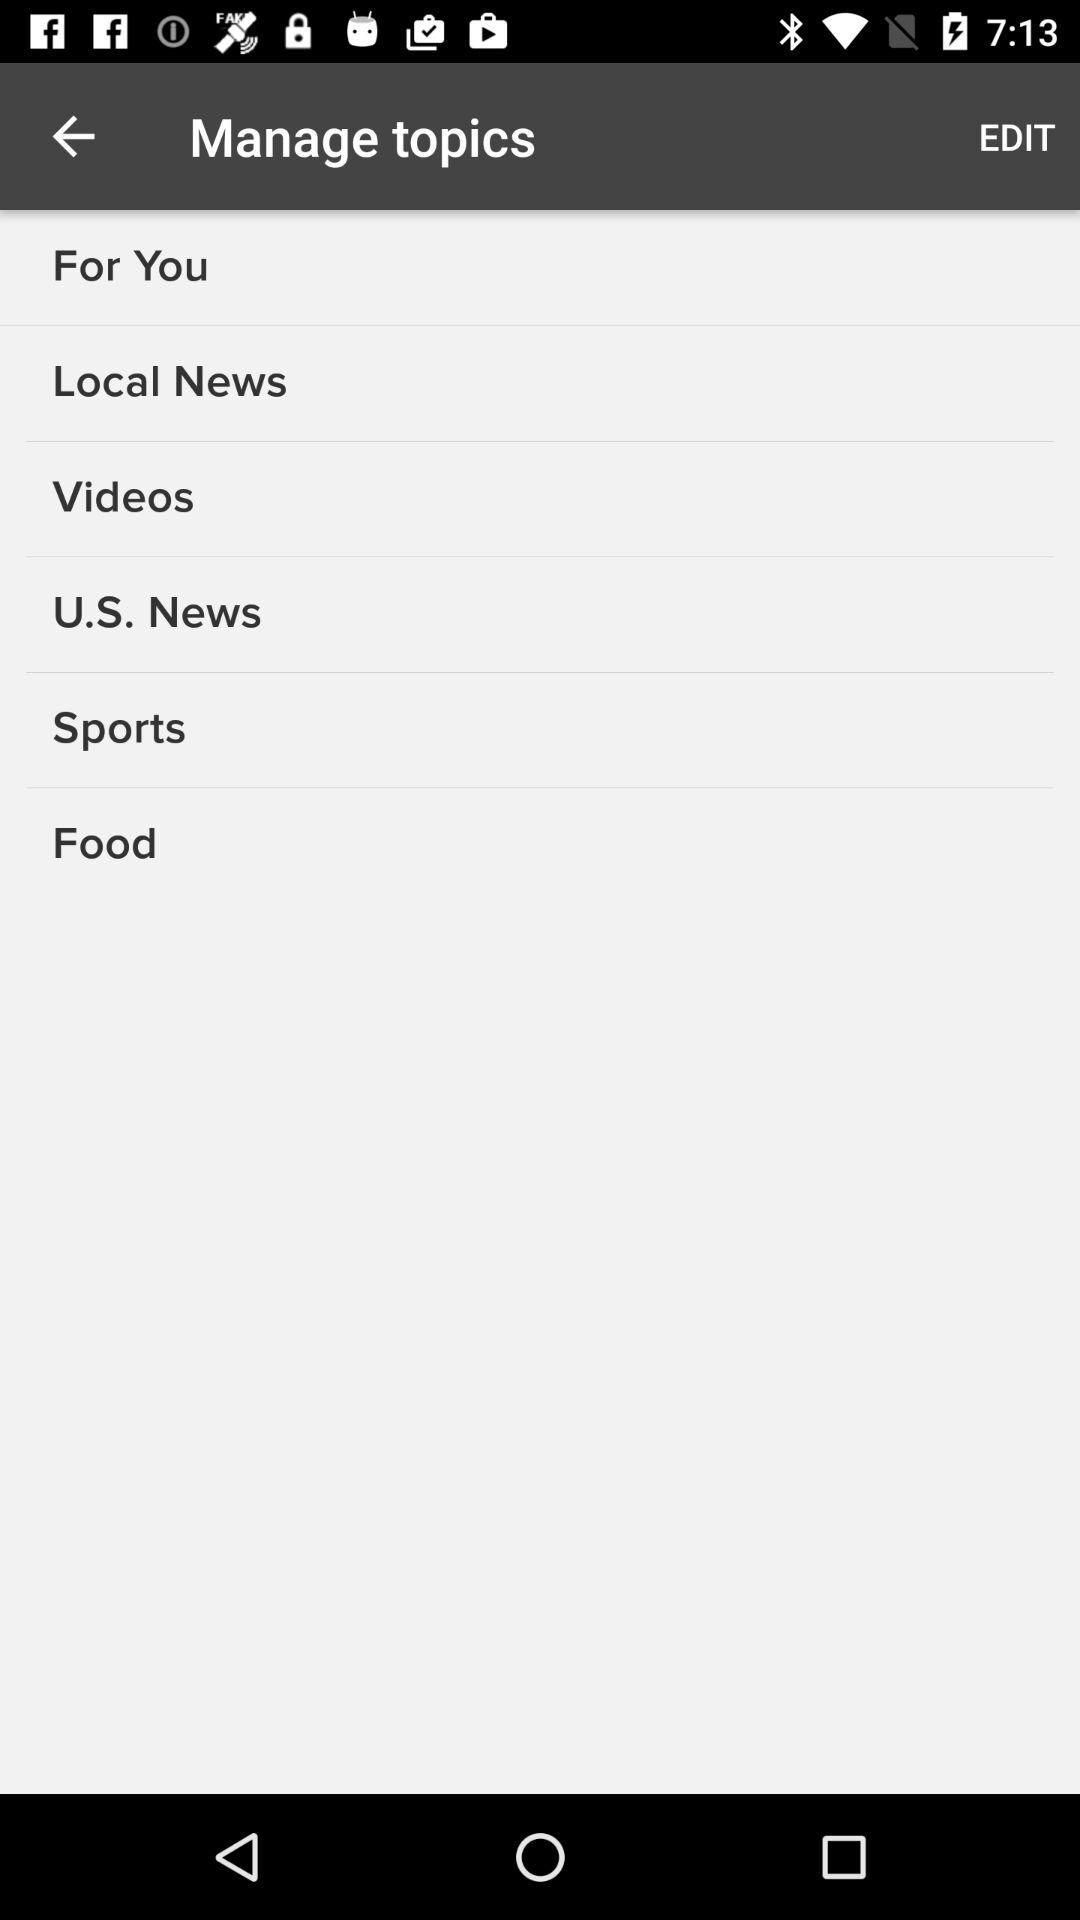 Image resolution: width=1080 pixels, height=1920 pixels. Describe the element at coordinates (1017, 135) in the screenshot. I see `the edit icon` at that location.